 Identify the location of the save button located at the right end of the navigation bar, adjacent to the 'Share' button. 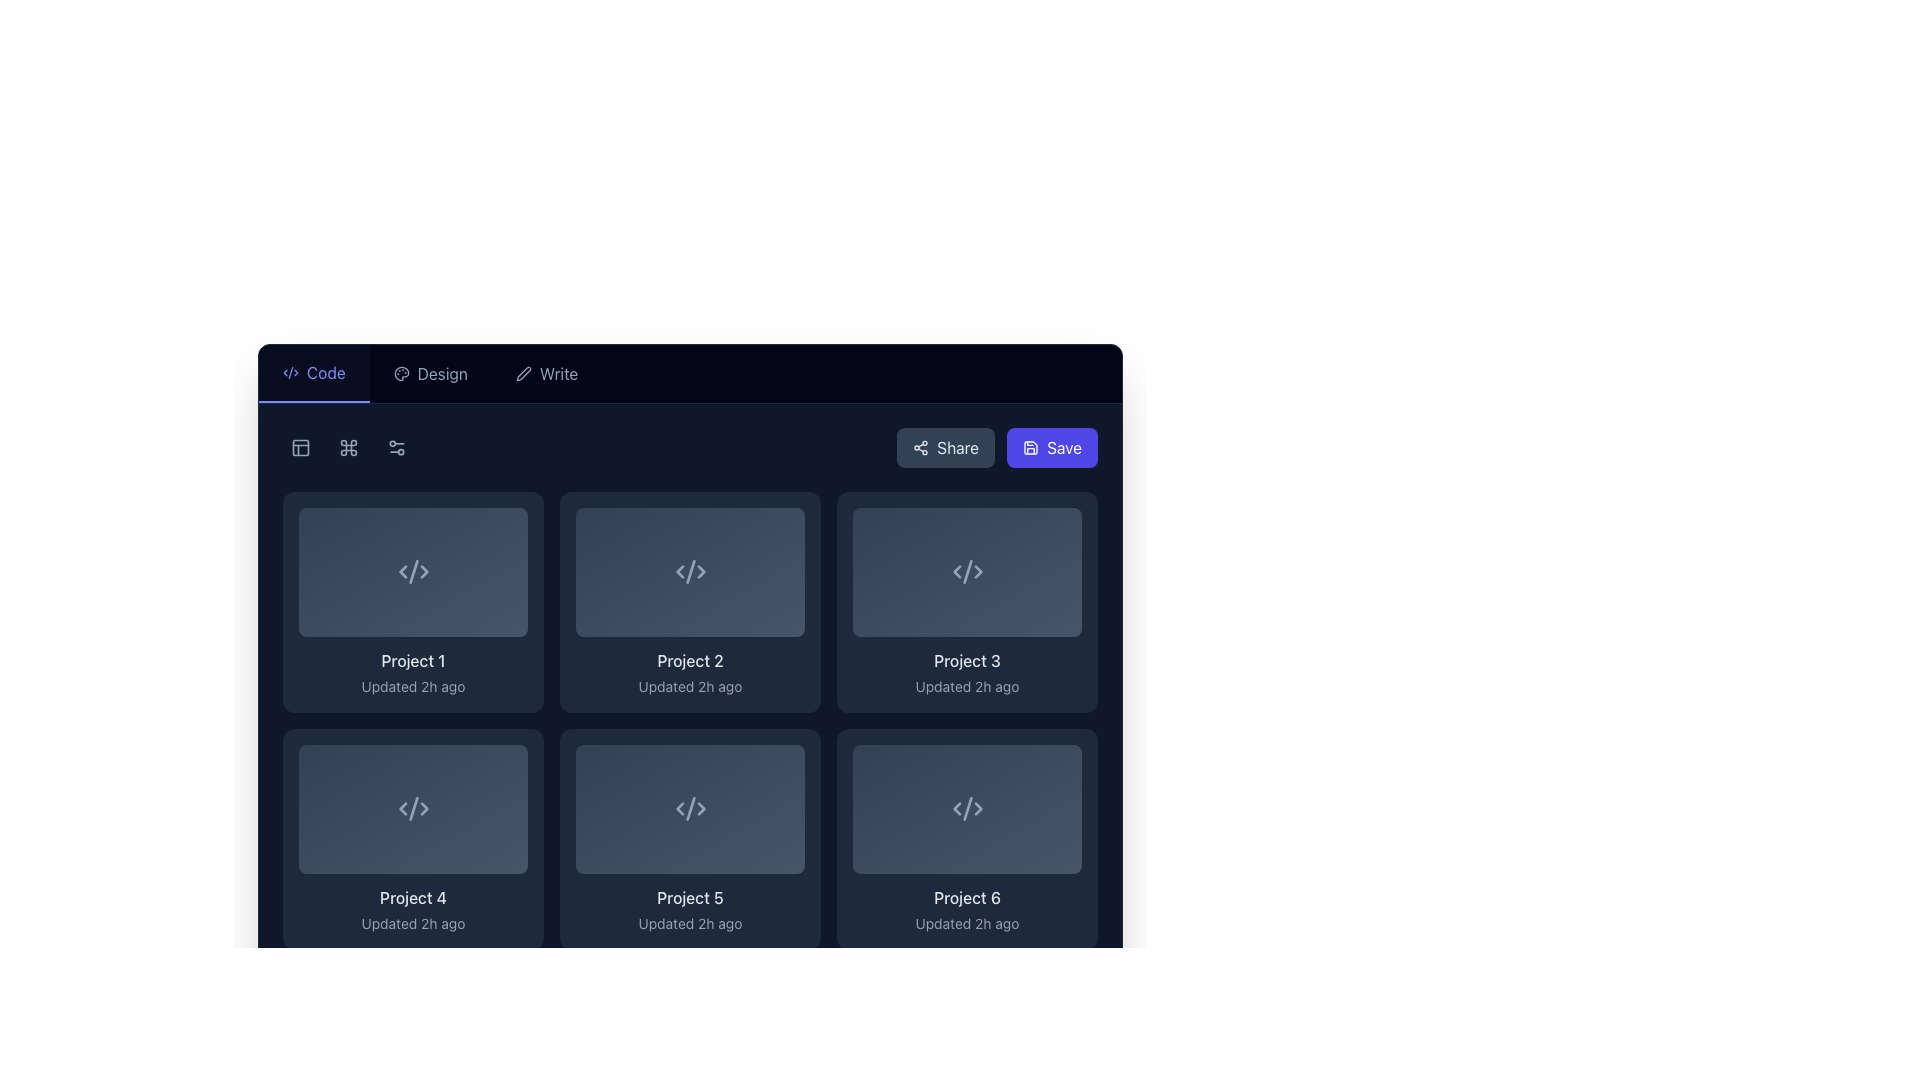
(1063, 446).